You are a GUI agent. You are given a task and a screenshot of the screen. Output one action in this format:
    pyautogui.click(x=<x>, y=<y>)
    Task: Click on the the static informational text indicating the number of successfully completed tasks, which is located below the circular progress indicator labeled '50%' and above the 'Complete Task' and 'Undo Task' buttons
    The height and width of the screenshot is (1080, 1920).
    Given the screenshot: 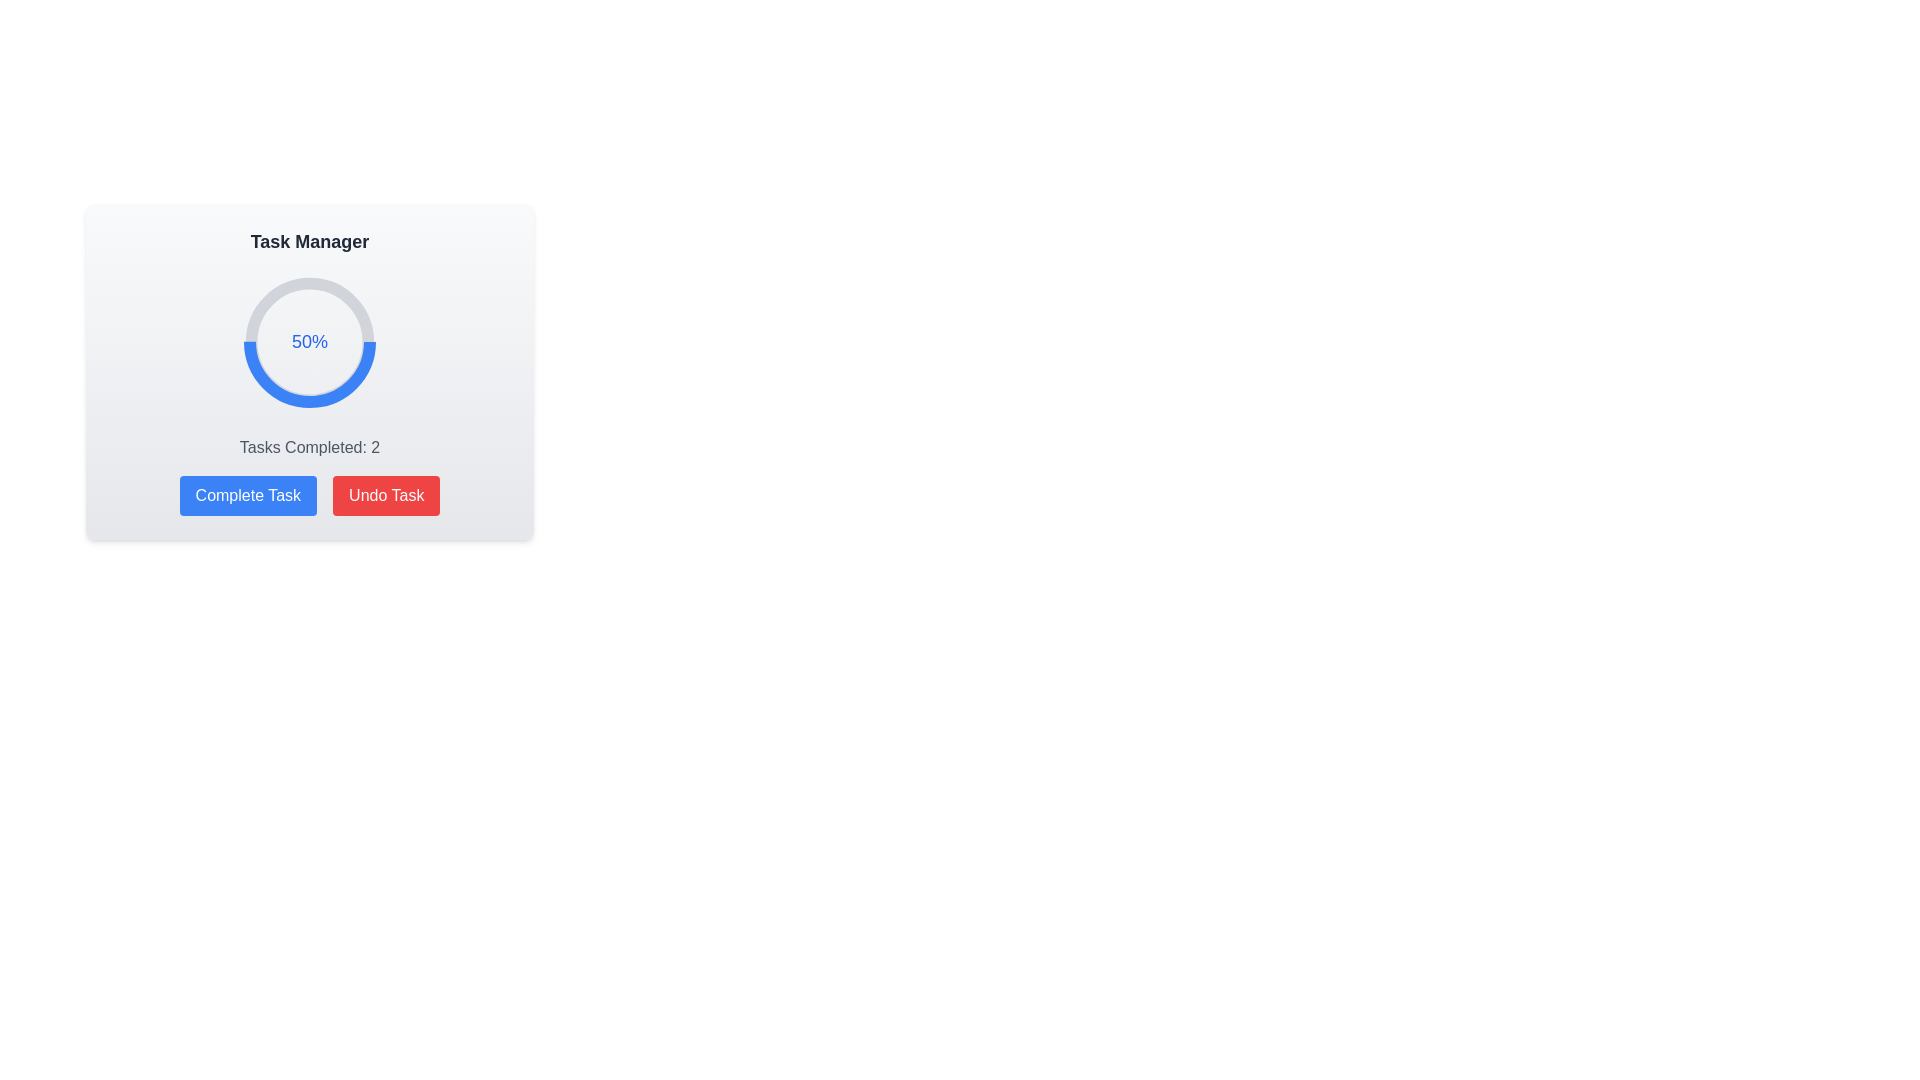 What is the action you would take?
    pyautogui.click(x=309, y=446)
    